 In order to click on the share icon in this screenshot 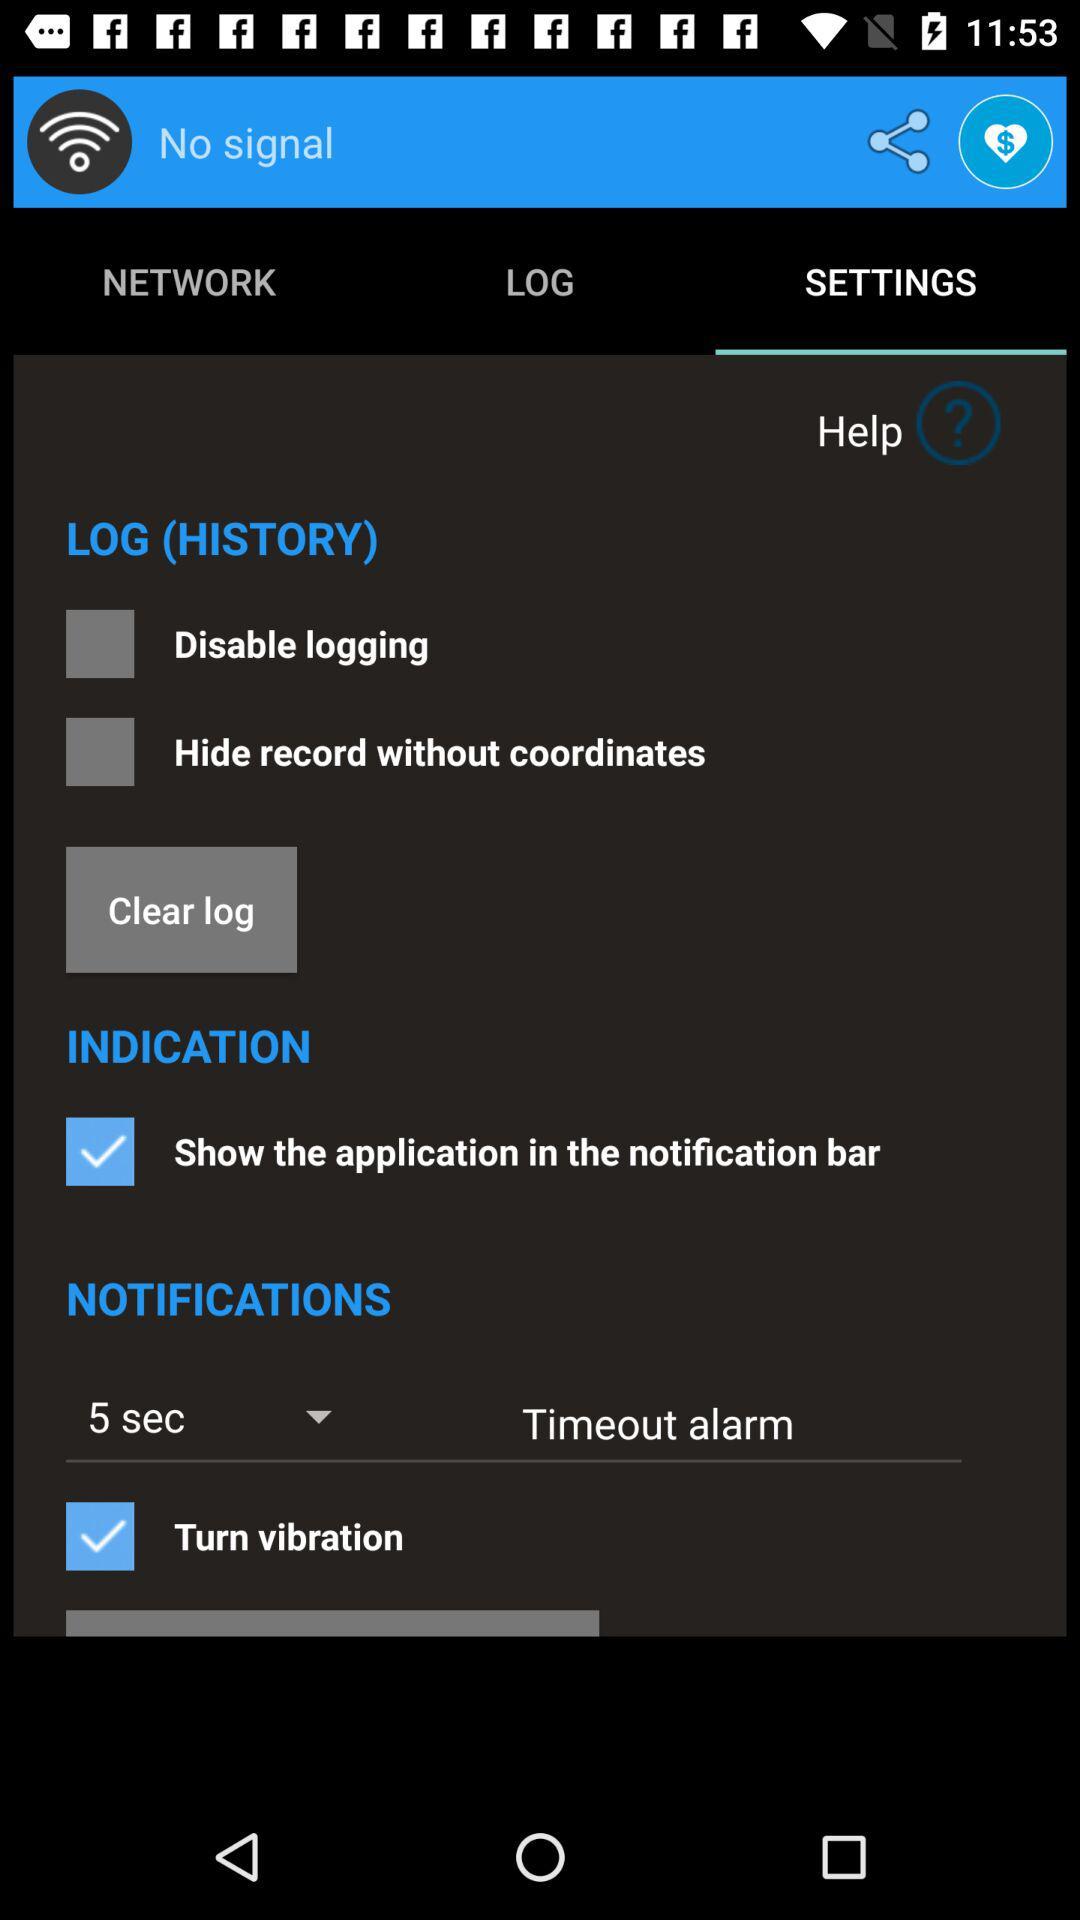, I will do `click(902, 140)`.